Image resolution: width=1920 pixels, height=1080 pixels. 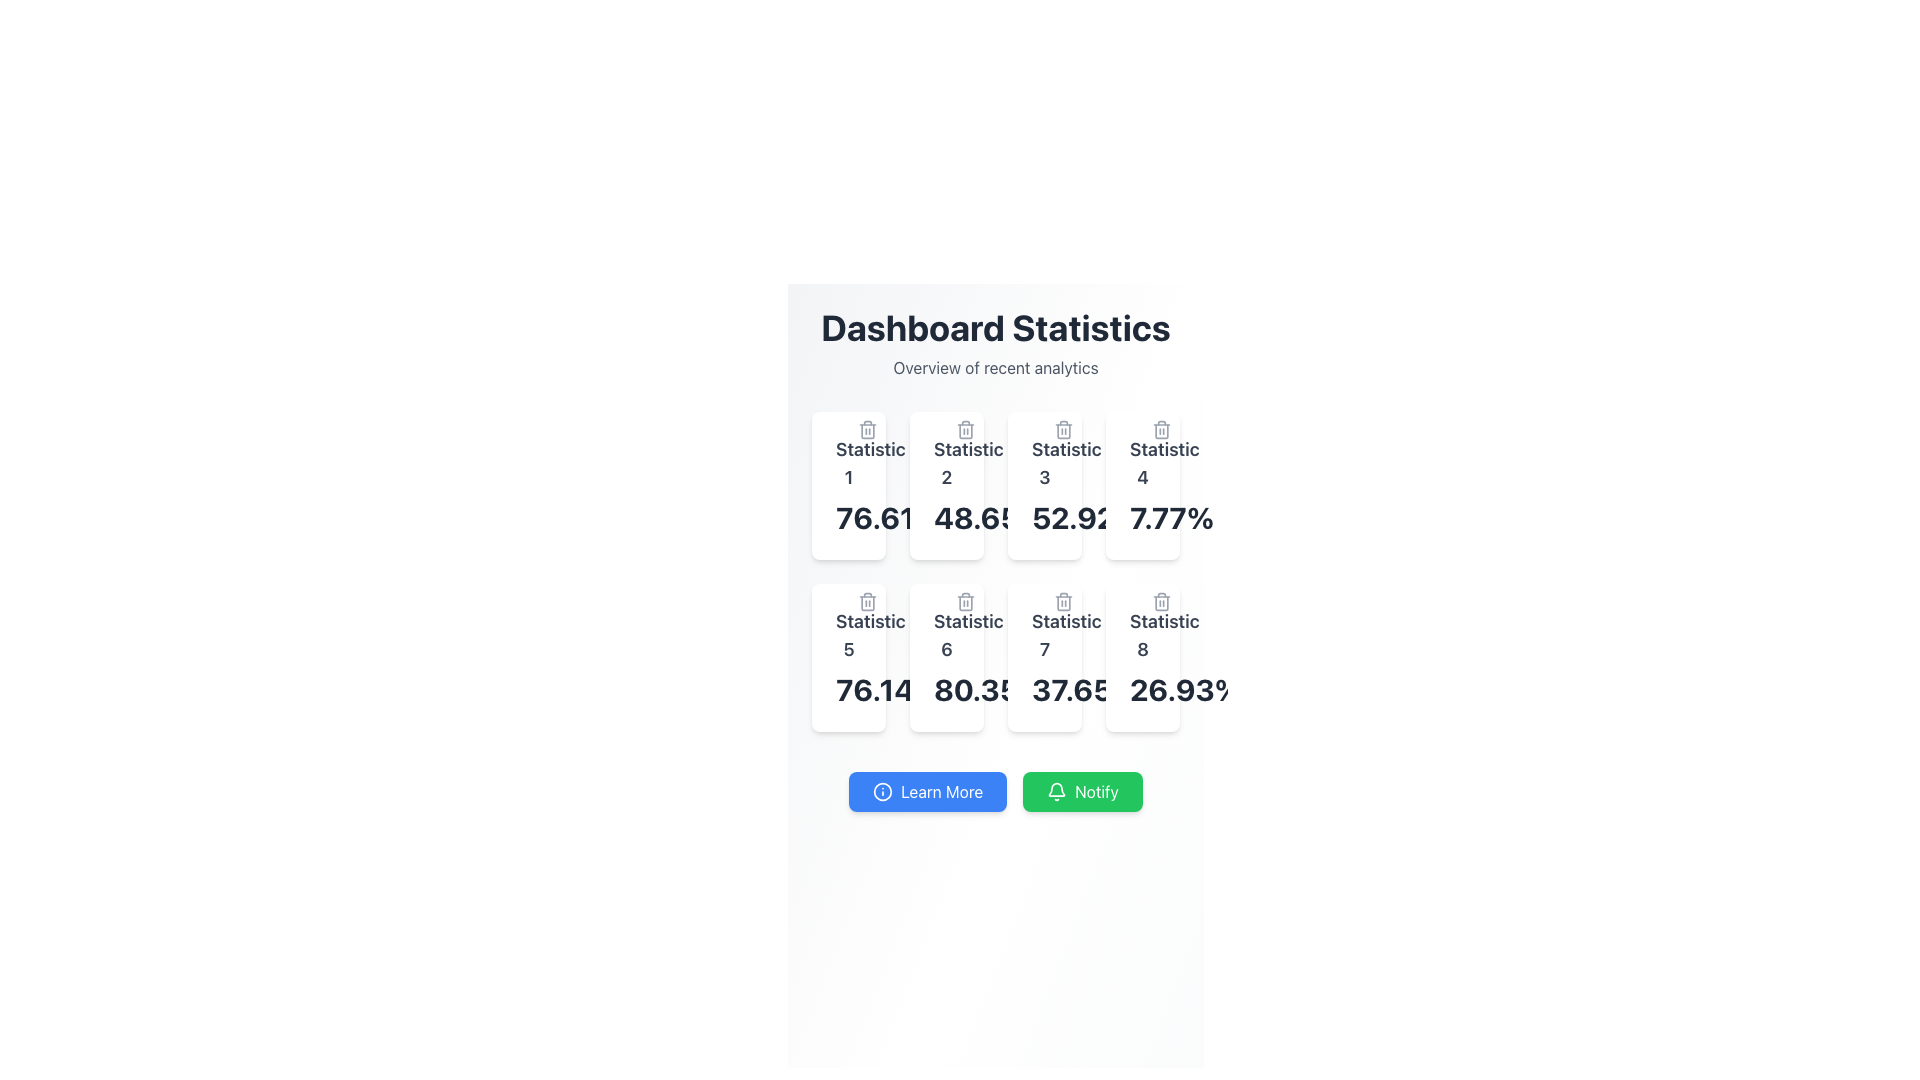 What do you see at coordinates (965, 428) in the screenshot?
I see `the delete icon button located in the top-right corner of the 'Statistic 2' card` at bounding box center [965, 428].